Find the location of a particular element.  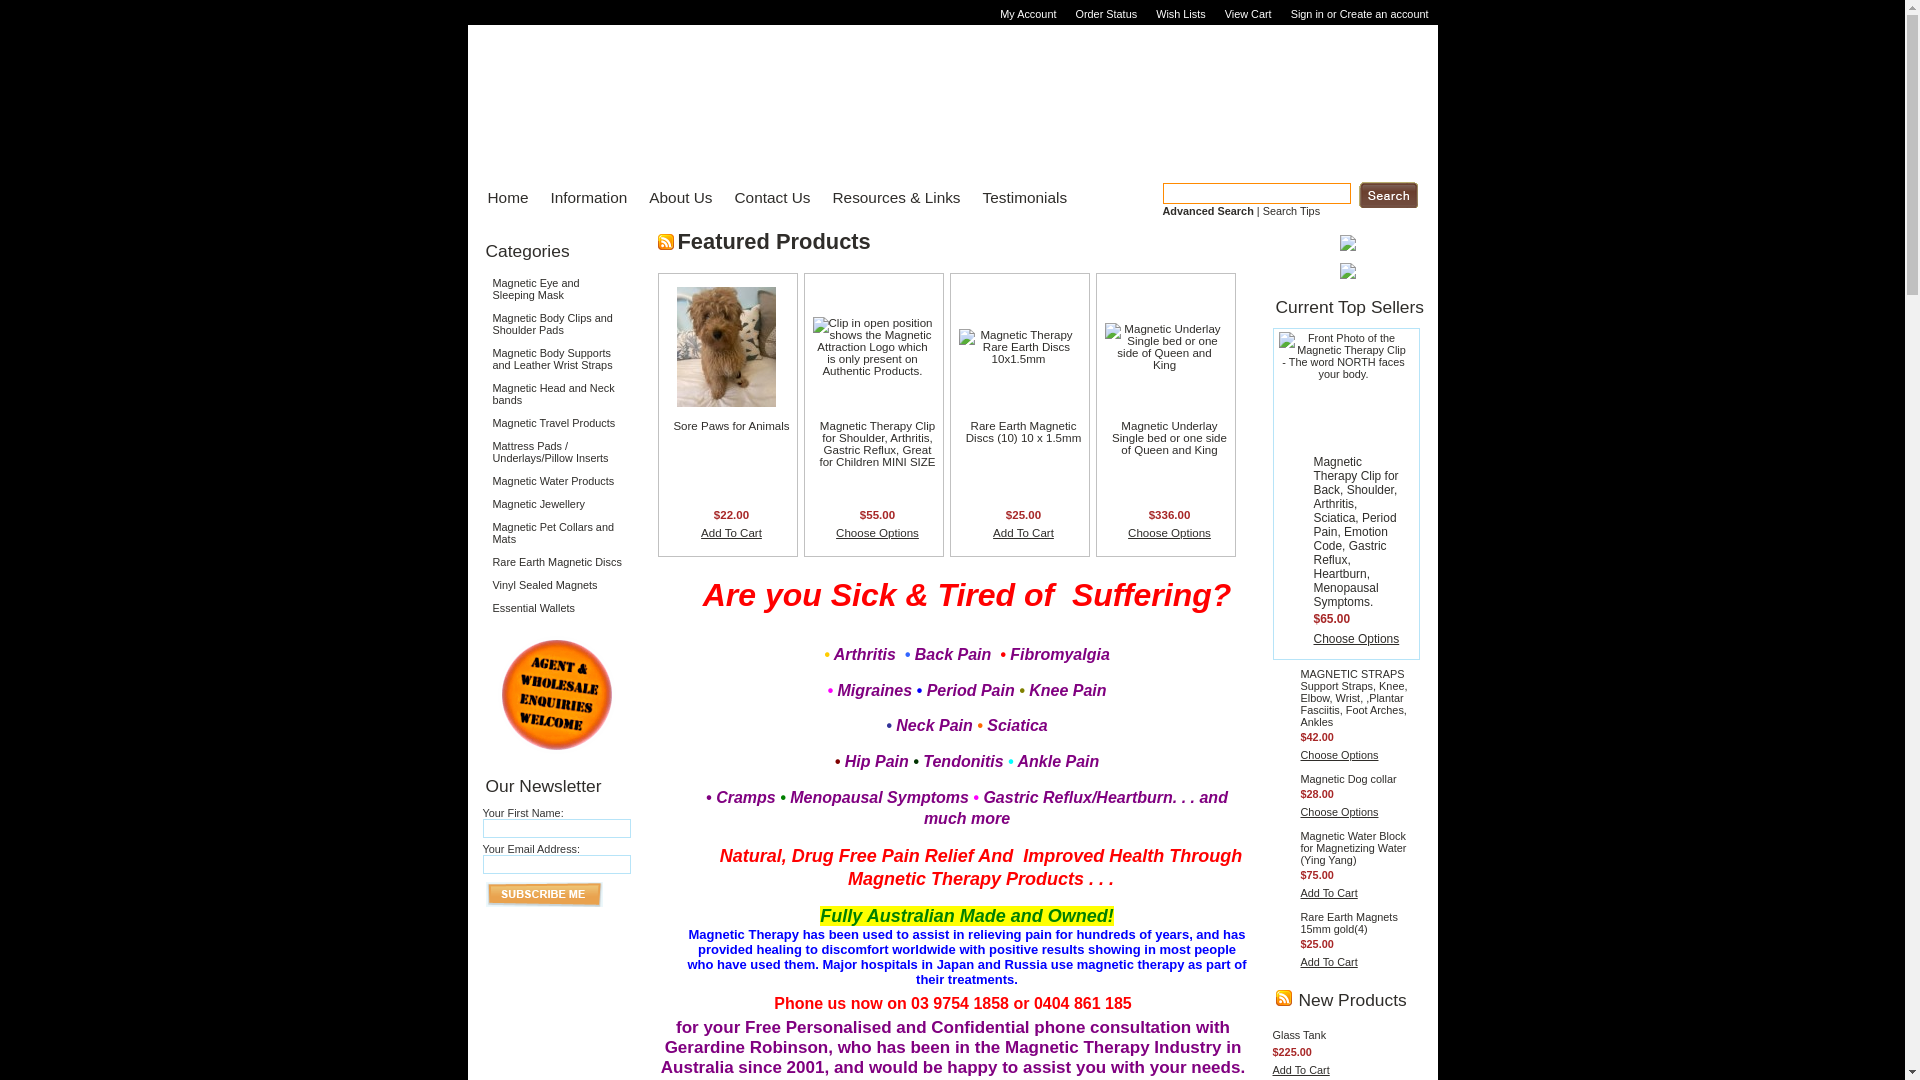

'Rare Earth Magnets 15mm gold(4)' is located at coordinates (1348, 922).